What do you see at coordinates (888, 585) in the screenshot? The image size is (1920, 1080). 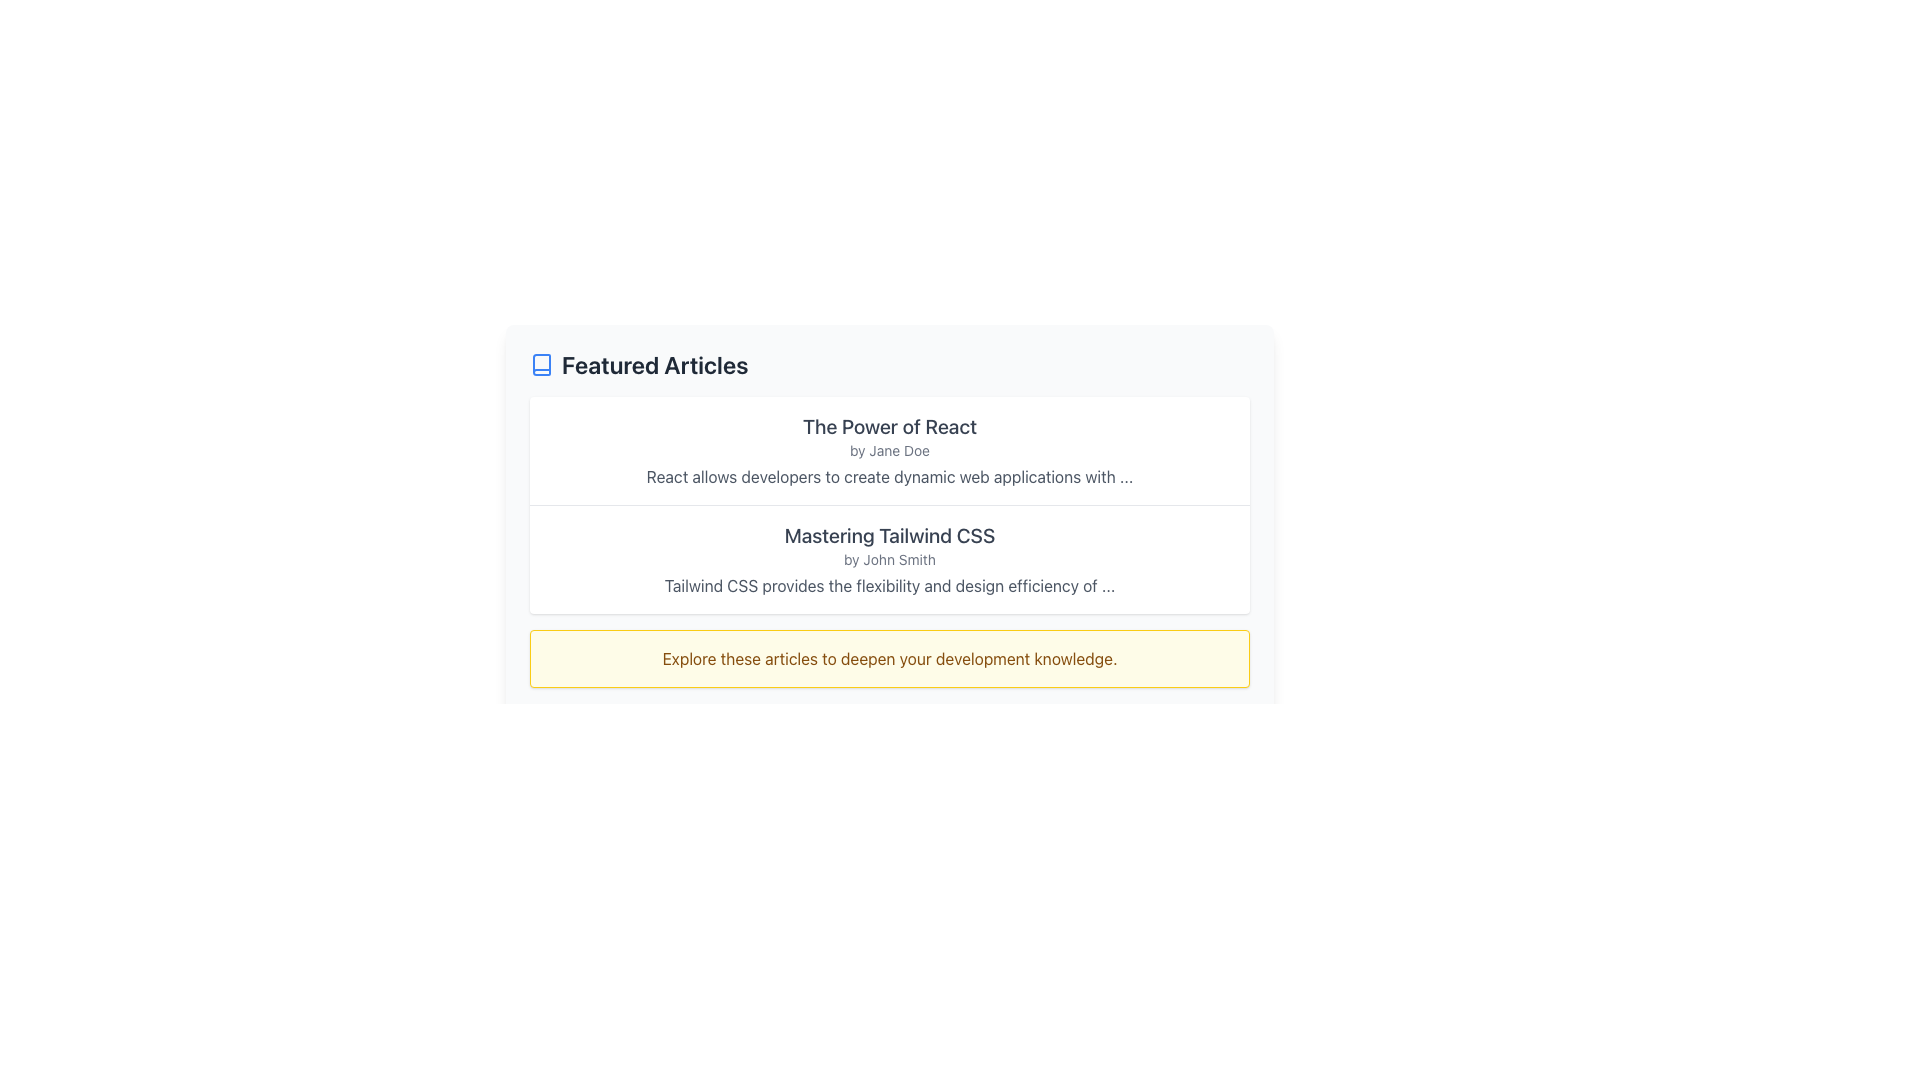 I see `the descriptive text block providing information about the article 'Mastering Tailwind CSS', located under the 'Featured Articles' section` at bounding box center [888, 585].